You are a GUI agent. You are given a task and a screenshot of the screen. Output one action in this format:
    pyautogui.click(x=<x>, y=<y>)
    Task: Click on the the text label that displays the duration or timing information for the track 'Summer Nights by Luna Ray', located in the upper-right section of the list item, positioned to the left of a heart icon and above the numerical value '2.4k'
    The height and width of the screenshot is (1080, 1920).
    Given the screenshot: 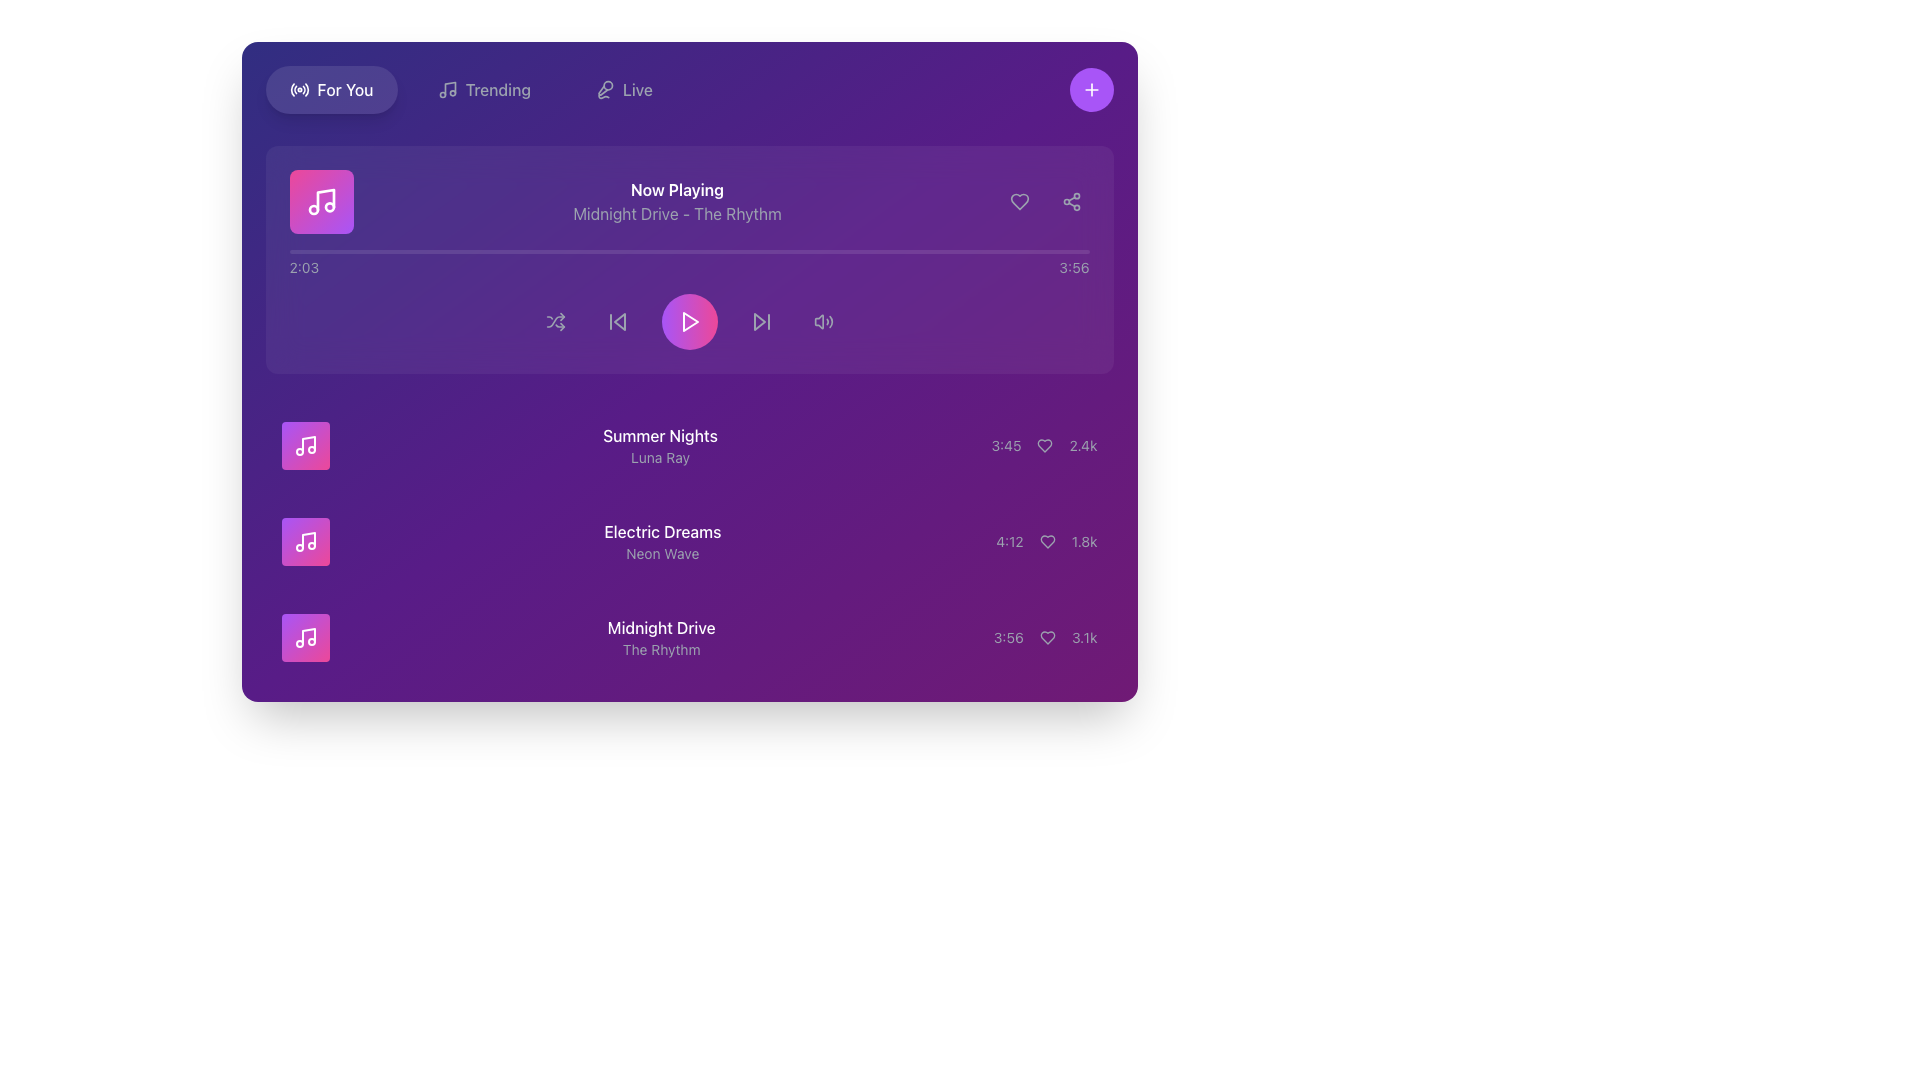 What is the action you would take?
    pyautogui.click(x=1006, y=445)
    